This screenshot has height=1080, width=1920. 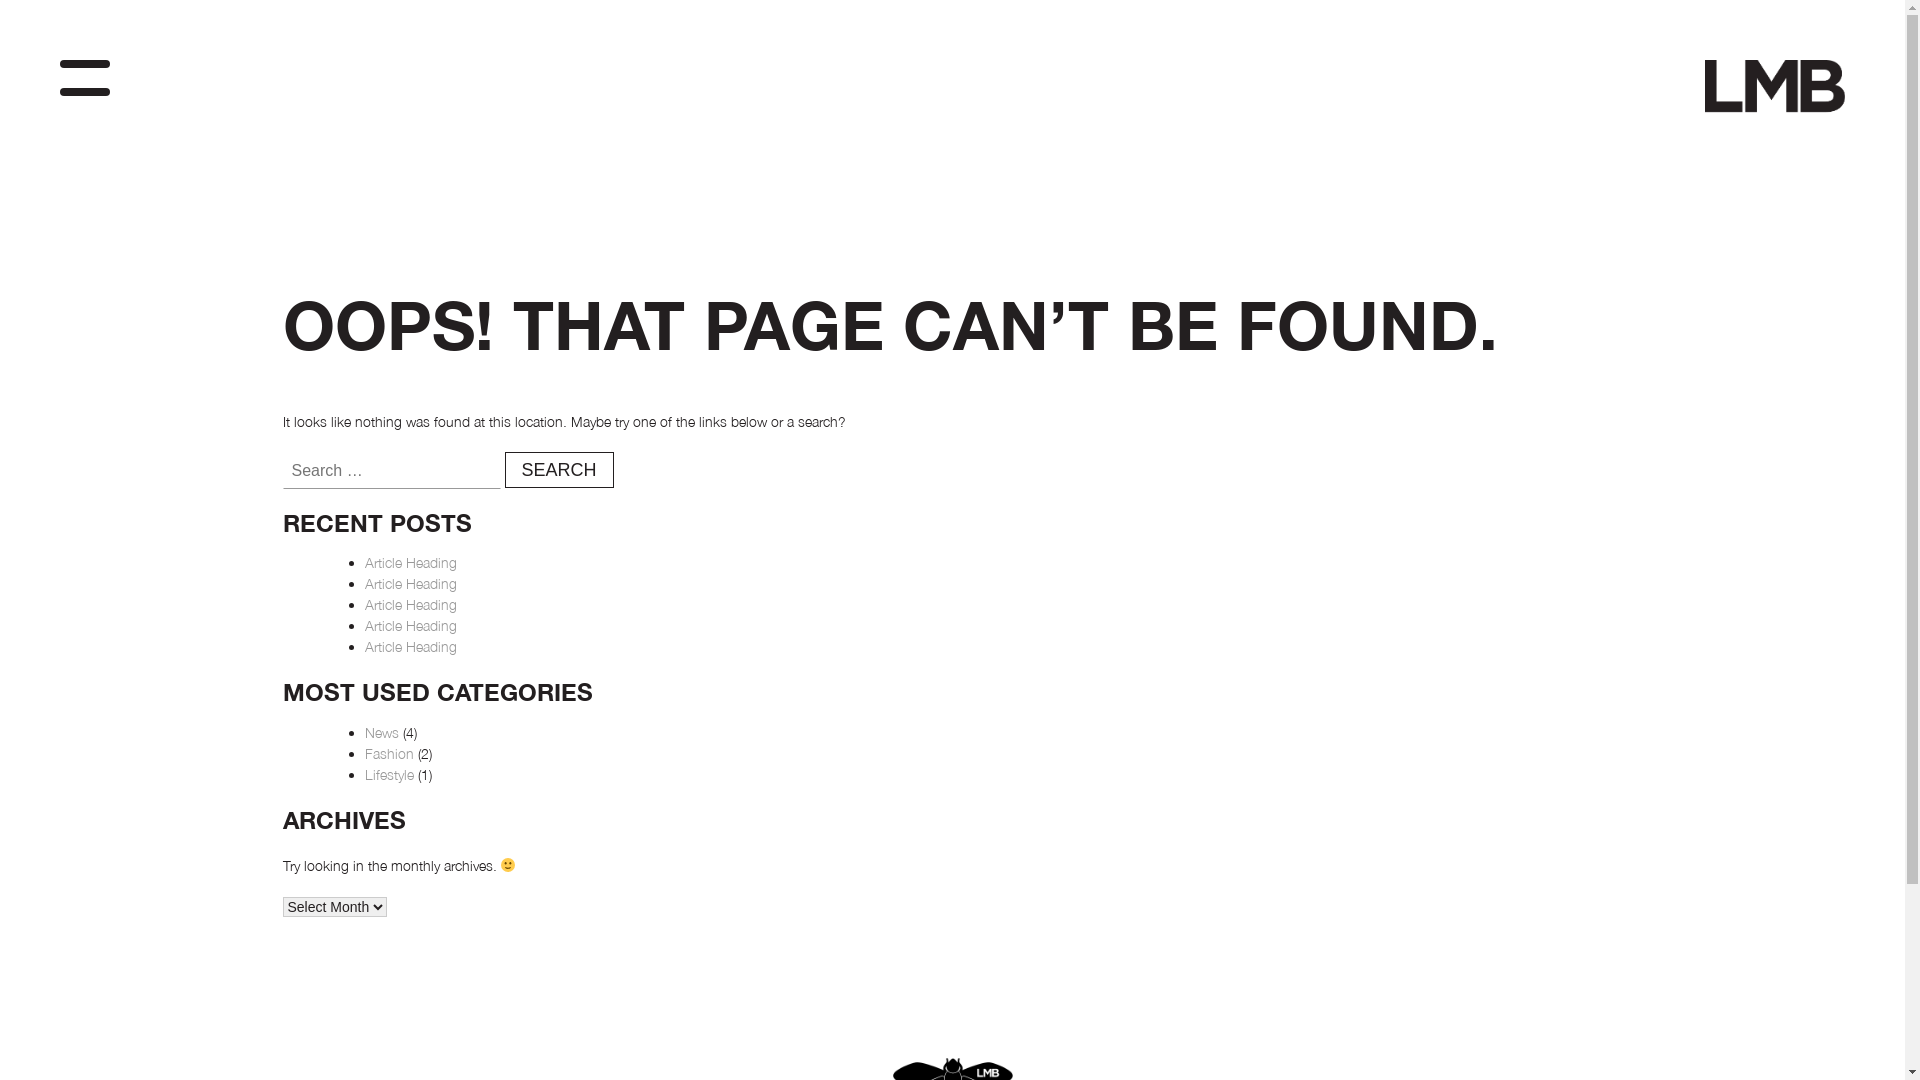 What do you see at coordinates (408, 583) in the screenshot?
I see `'Article Heading'` at bounding box center [408, 583].